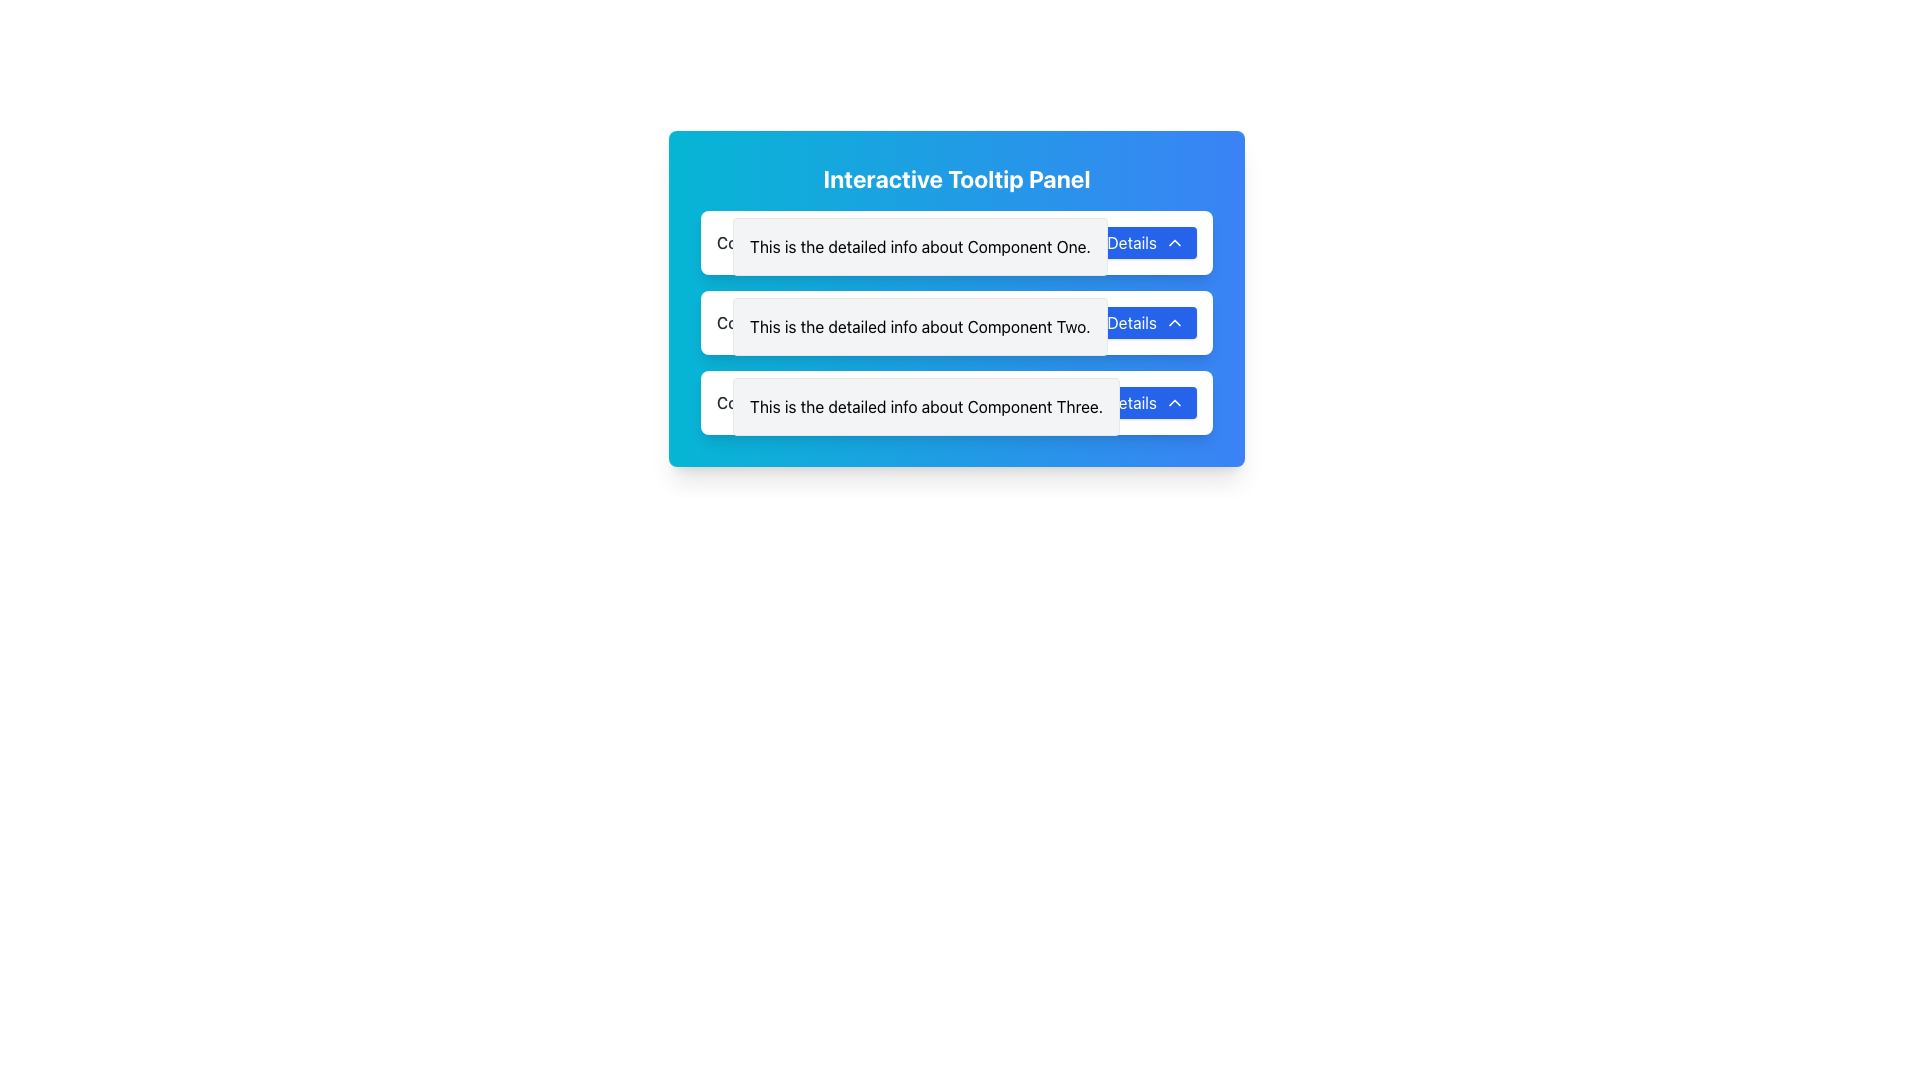 The height and width of the screenshot is (1080, 1920). Describe the element at coordinates (1146, 242) in the screenshot. I see `the button located on the right side of the first panel, adjacent to the descriptive text 'This is the detailed info about Component One'` at that location.